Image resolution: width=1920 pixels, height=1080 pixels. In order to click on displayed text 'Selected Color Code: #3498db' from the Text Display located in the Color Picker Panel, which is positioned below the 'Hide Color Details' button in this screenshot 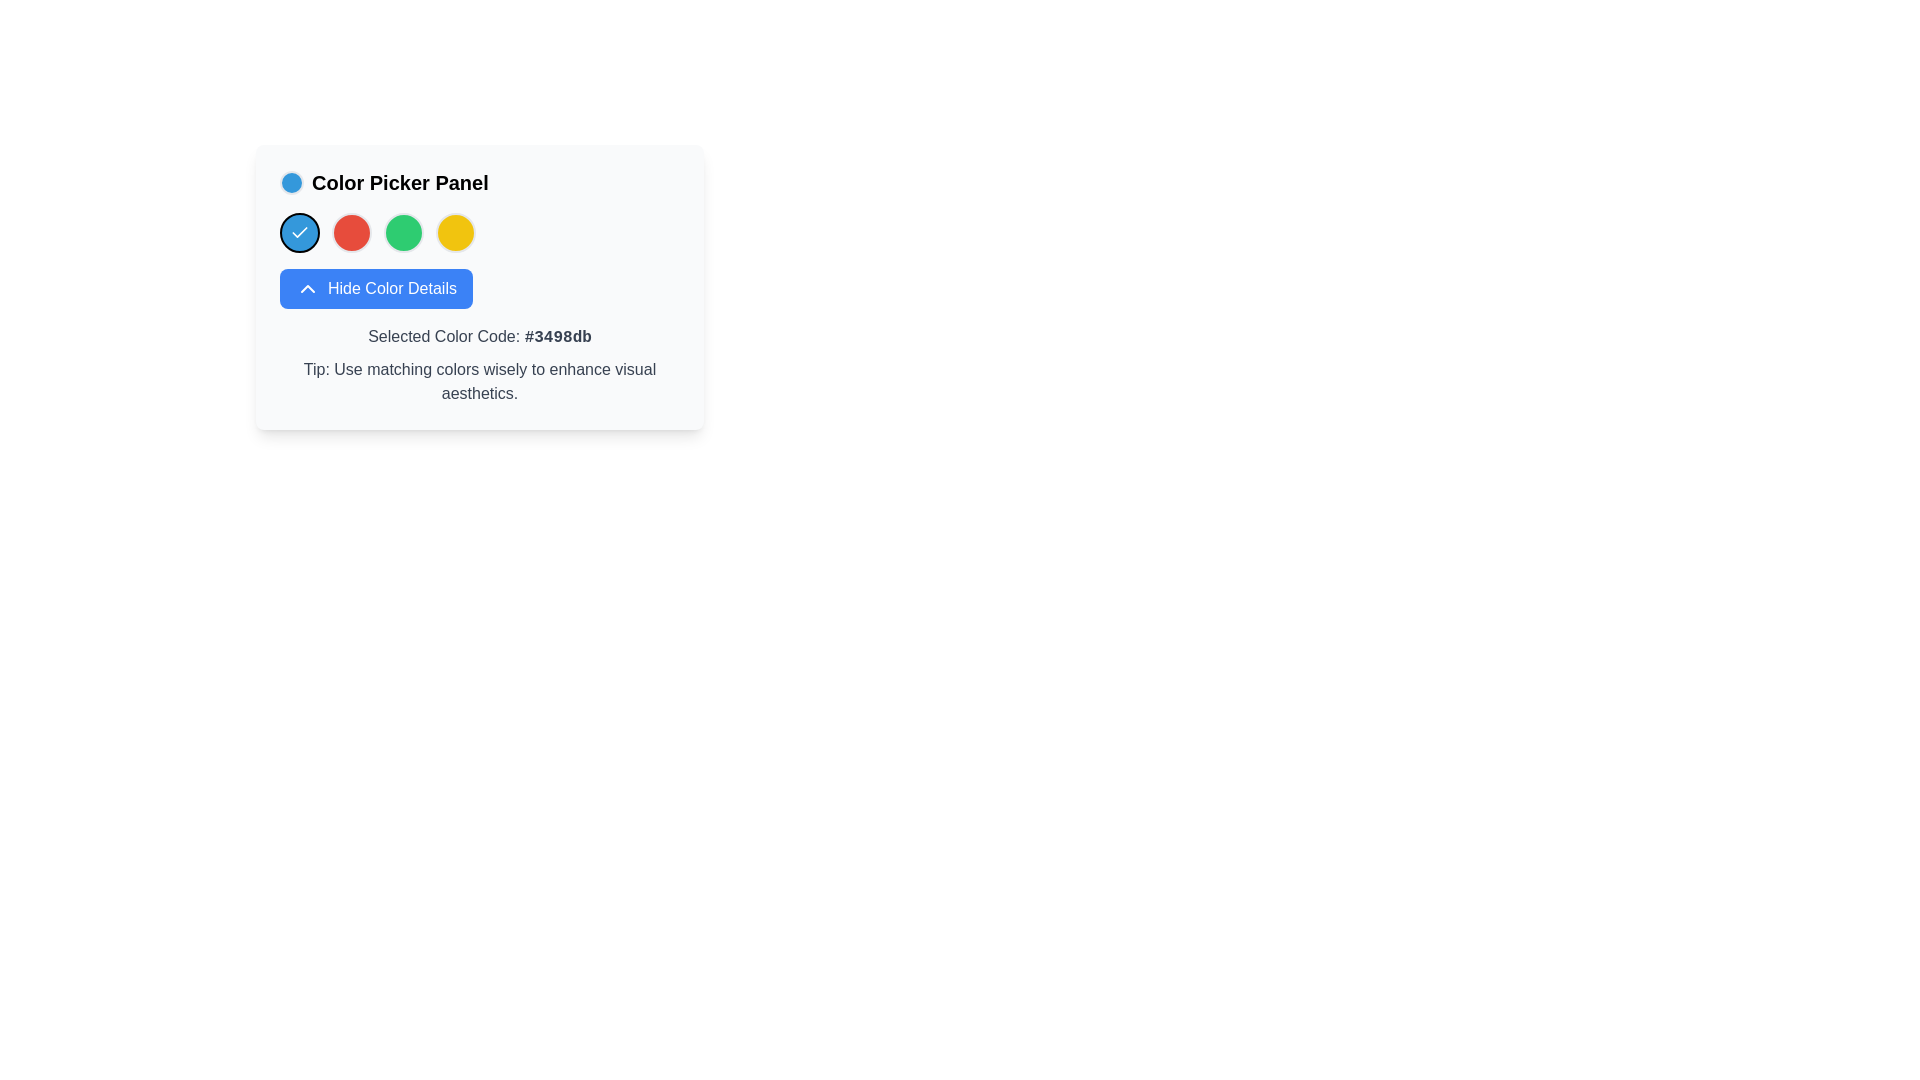, I will do `click(480, 336)`.